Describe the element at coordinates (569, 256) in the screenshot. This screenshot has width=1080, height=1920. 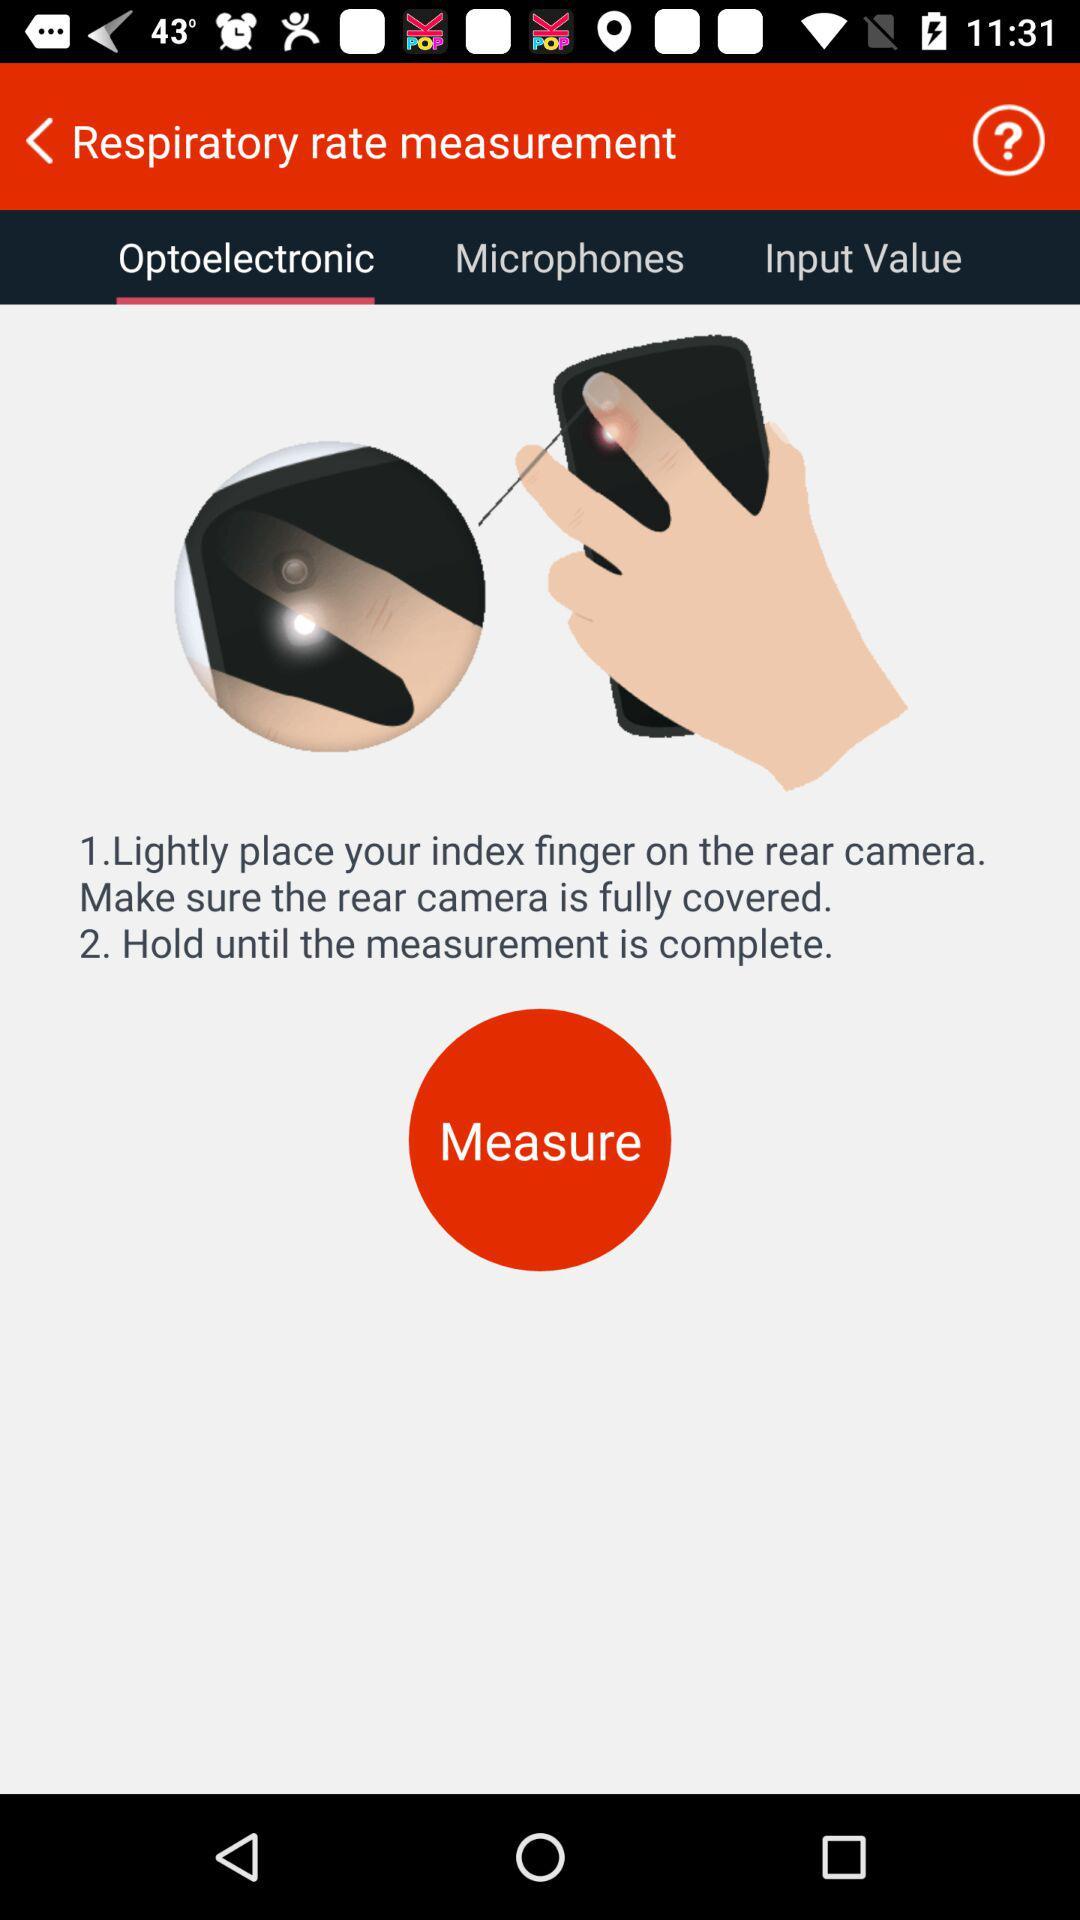
I see `icon next to input value icon` at that location.